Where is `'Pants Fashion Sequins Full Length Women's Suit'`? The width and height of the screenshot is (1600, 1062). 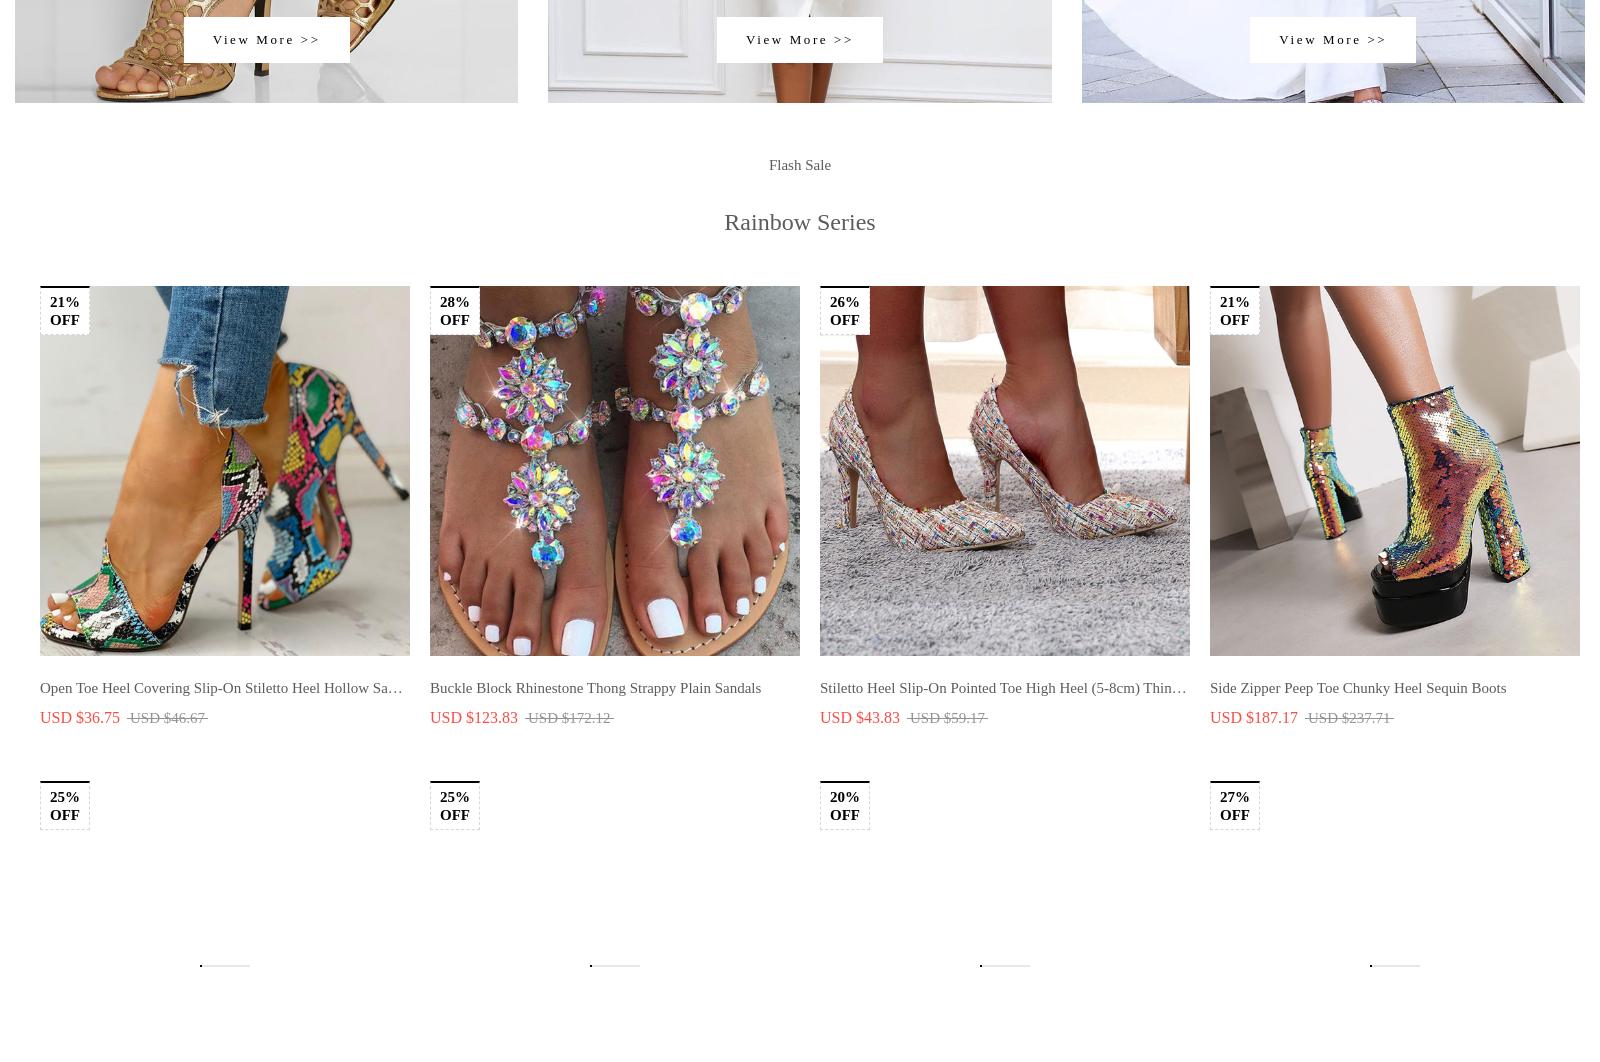
'Pants Fashion Sequins Full Length Women's Suit' is located at coordinates (576, 259).